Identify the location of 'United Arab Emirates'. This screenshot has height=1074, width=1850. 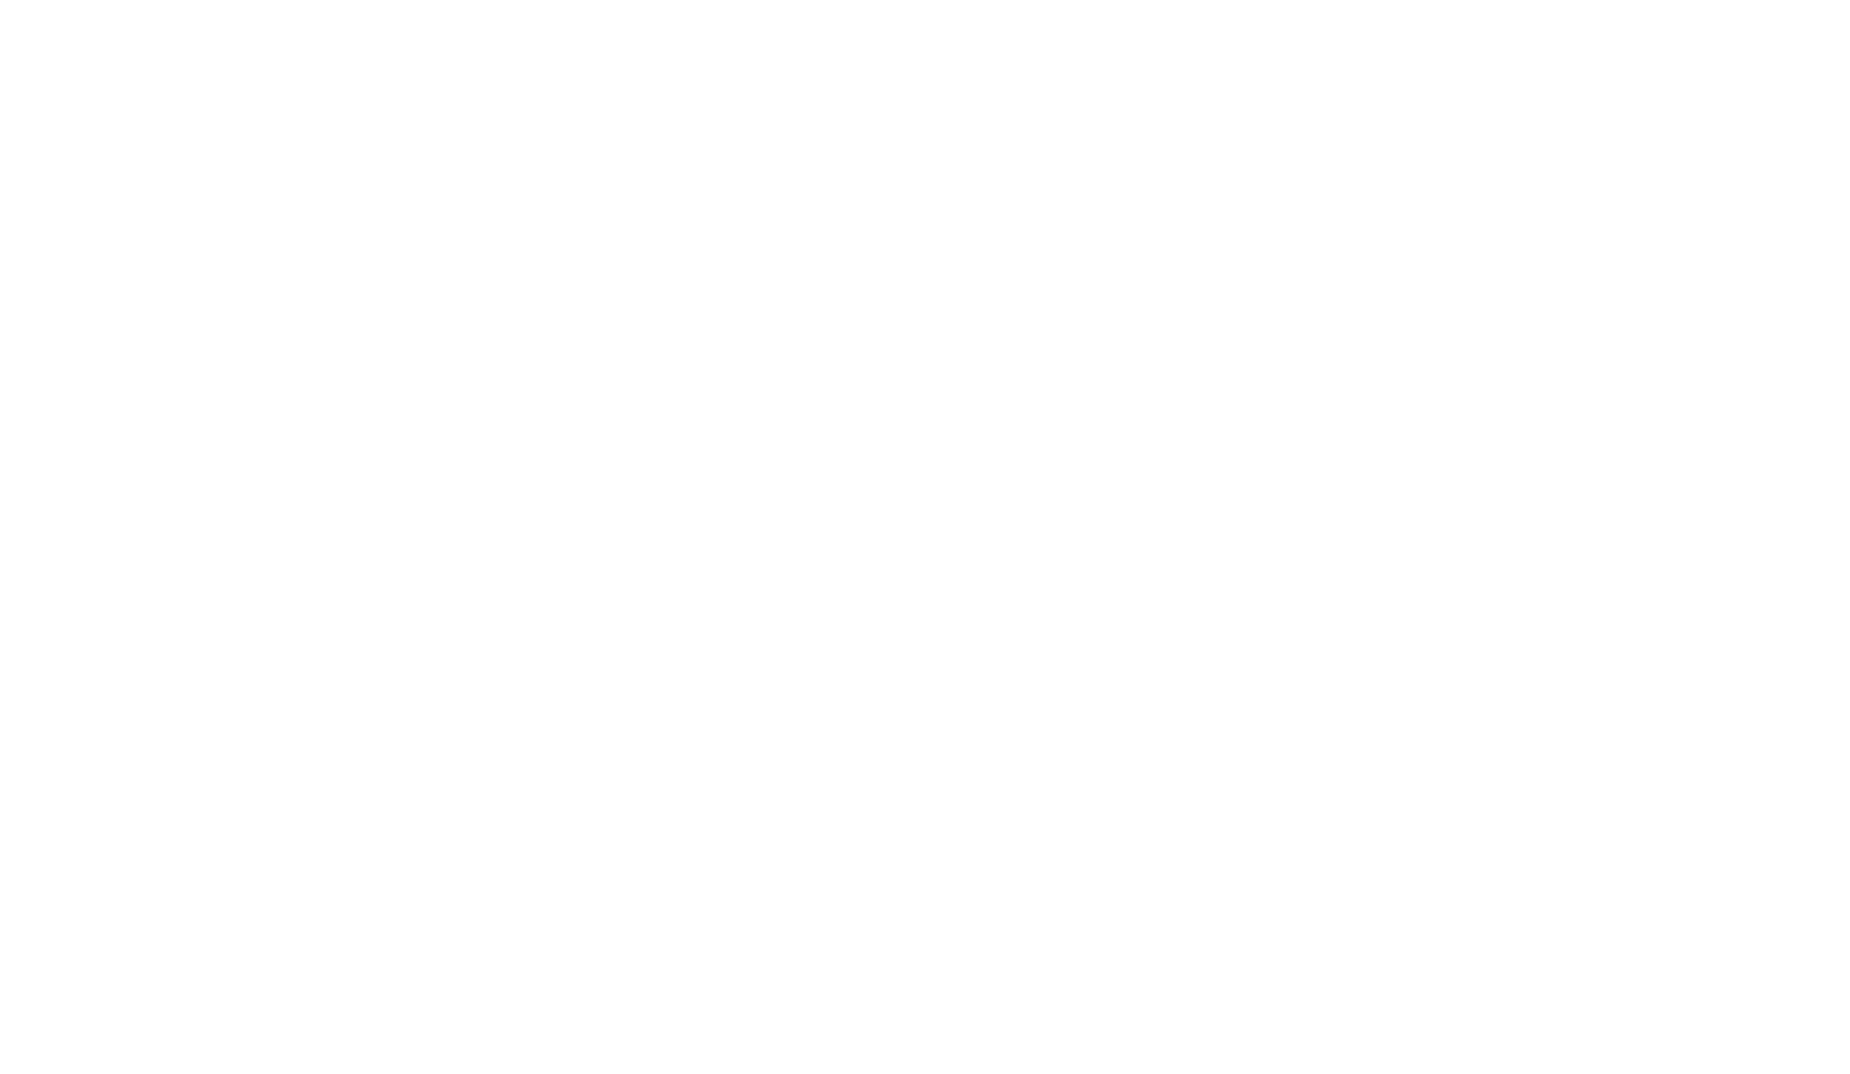
(1313, 51).